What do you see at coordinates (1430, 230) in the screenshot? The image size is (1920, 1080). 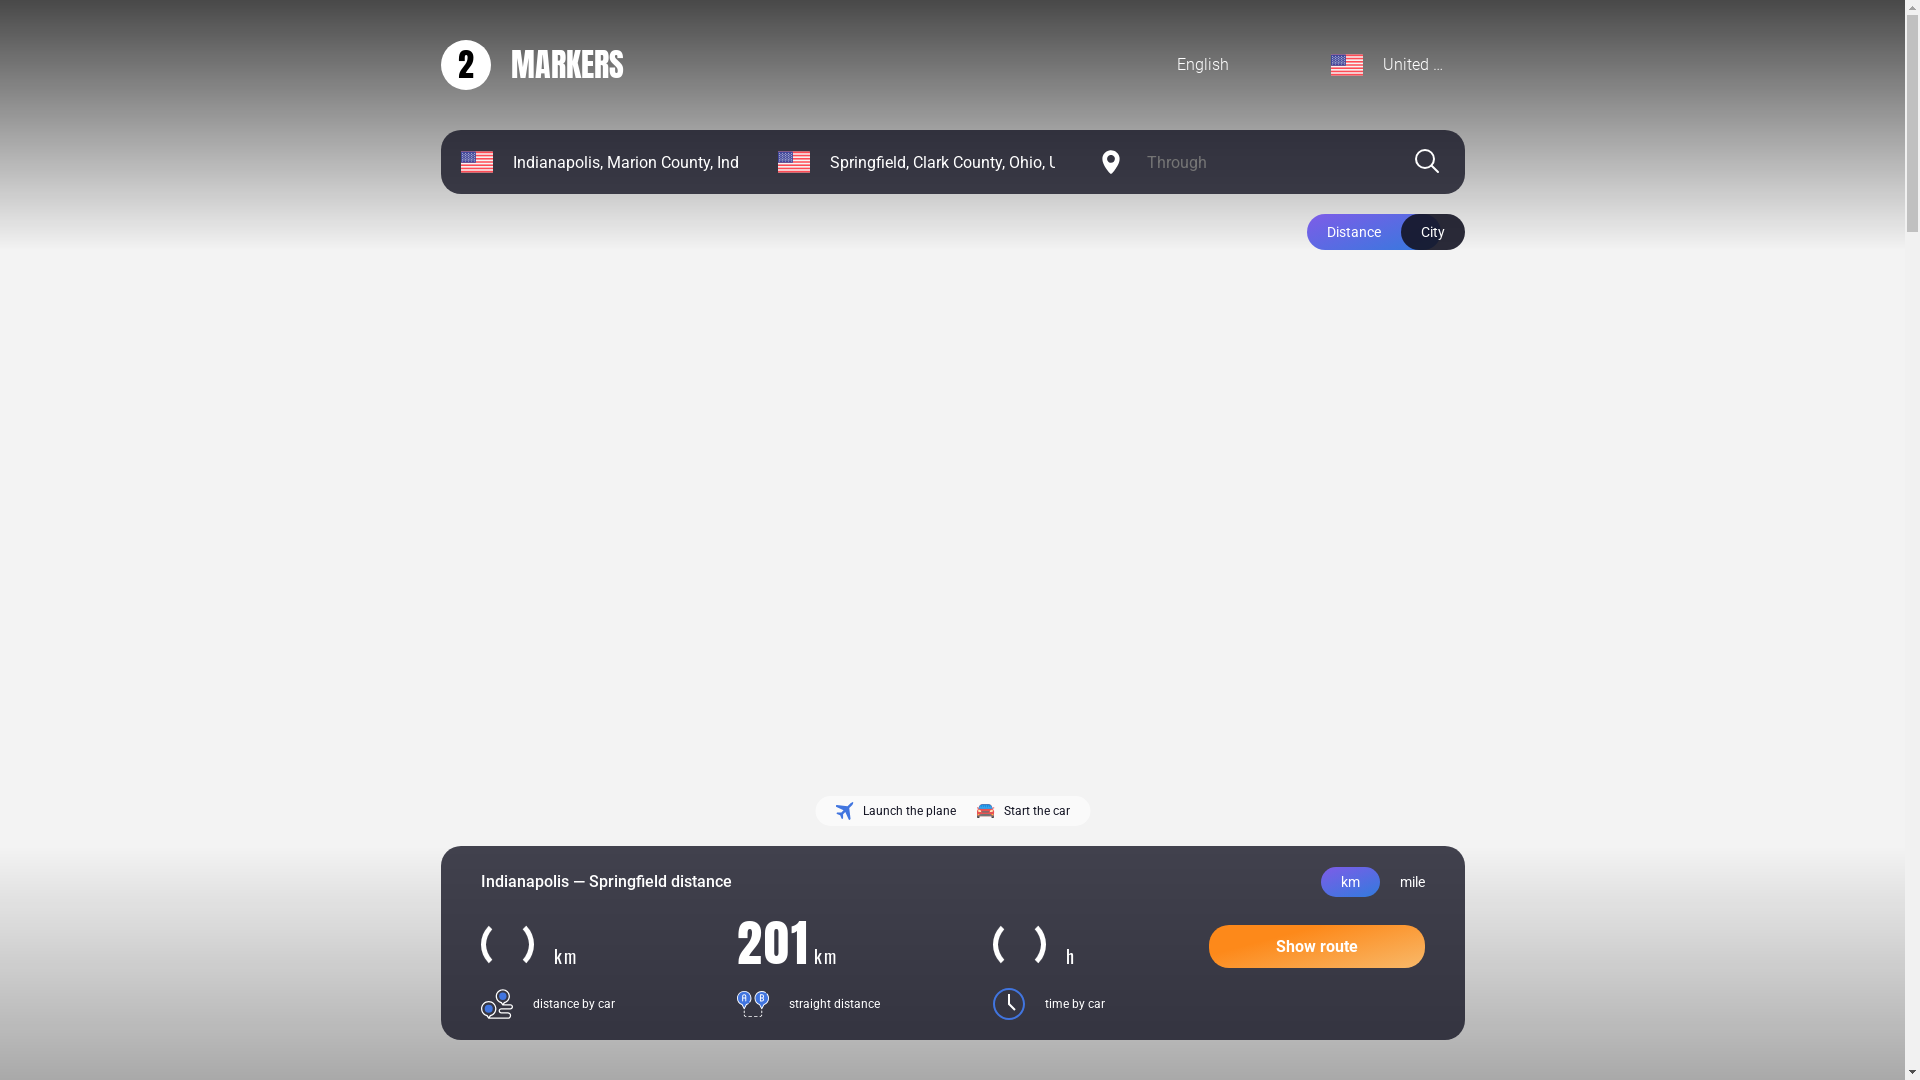 I see `'City'` at bounding box center [1430, 230].